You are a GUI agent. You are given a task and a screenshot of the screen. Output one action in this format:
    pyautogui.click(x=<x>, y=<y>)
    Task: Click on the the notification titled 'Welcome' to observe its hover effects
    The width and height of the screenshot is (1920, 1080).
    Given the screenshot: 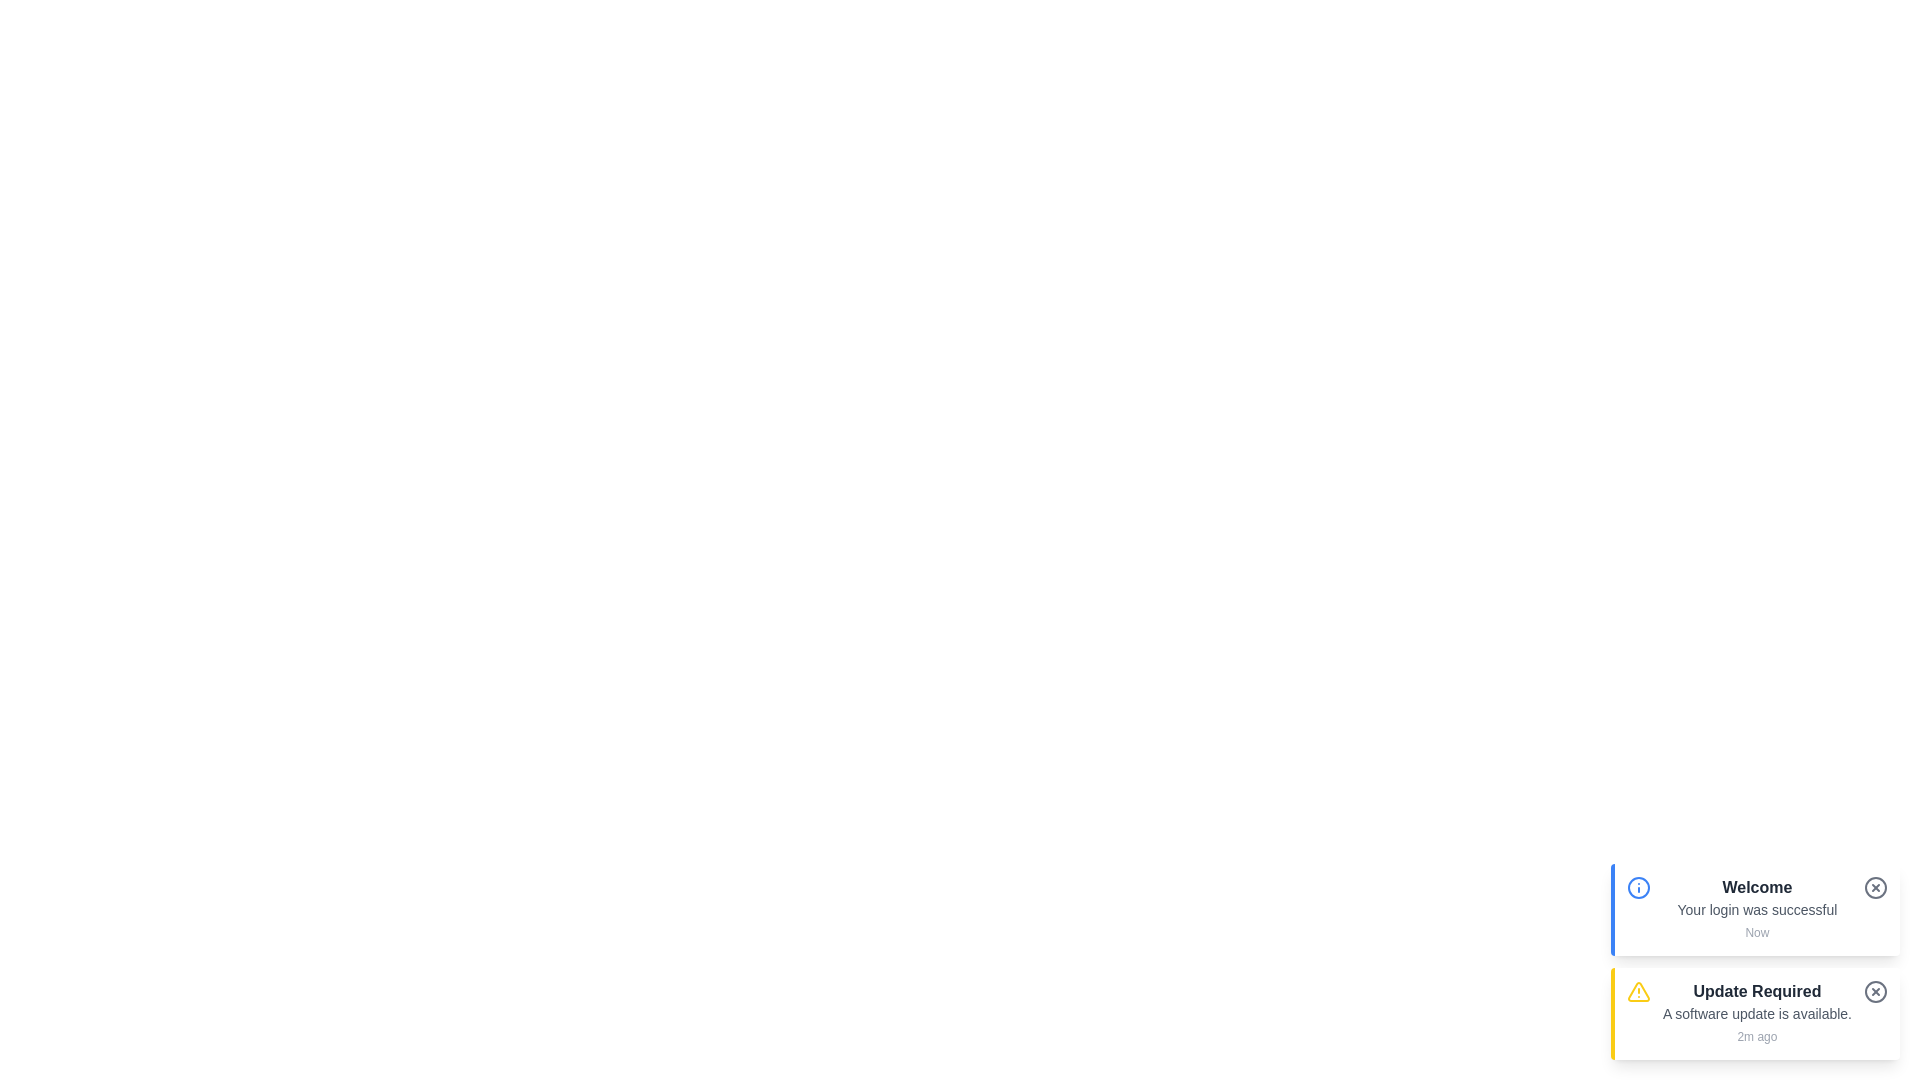 What is the action you would take?
    pyautogui.click(x=1754, y=910)
    